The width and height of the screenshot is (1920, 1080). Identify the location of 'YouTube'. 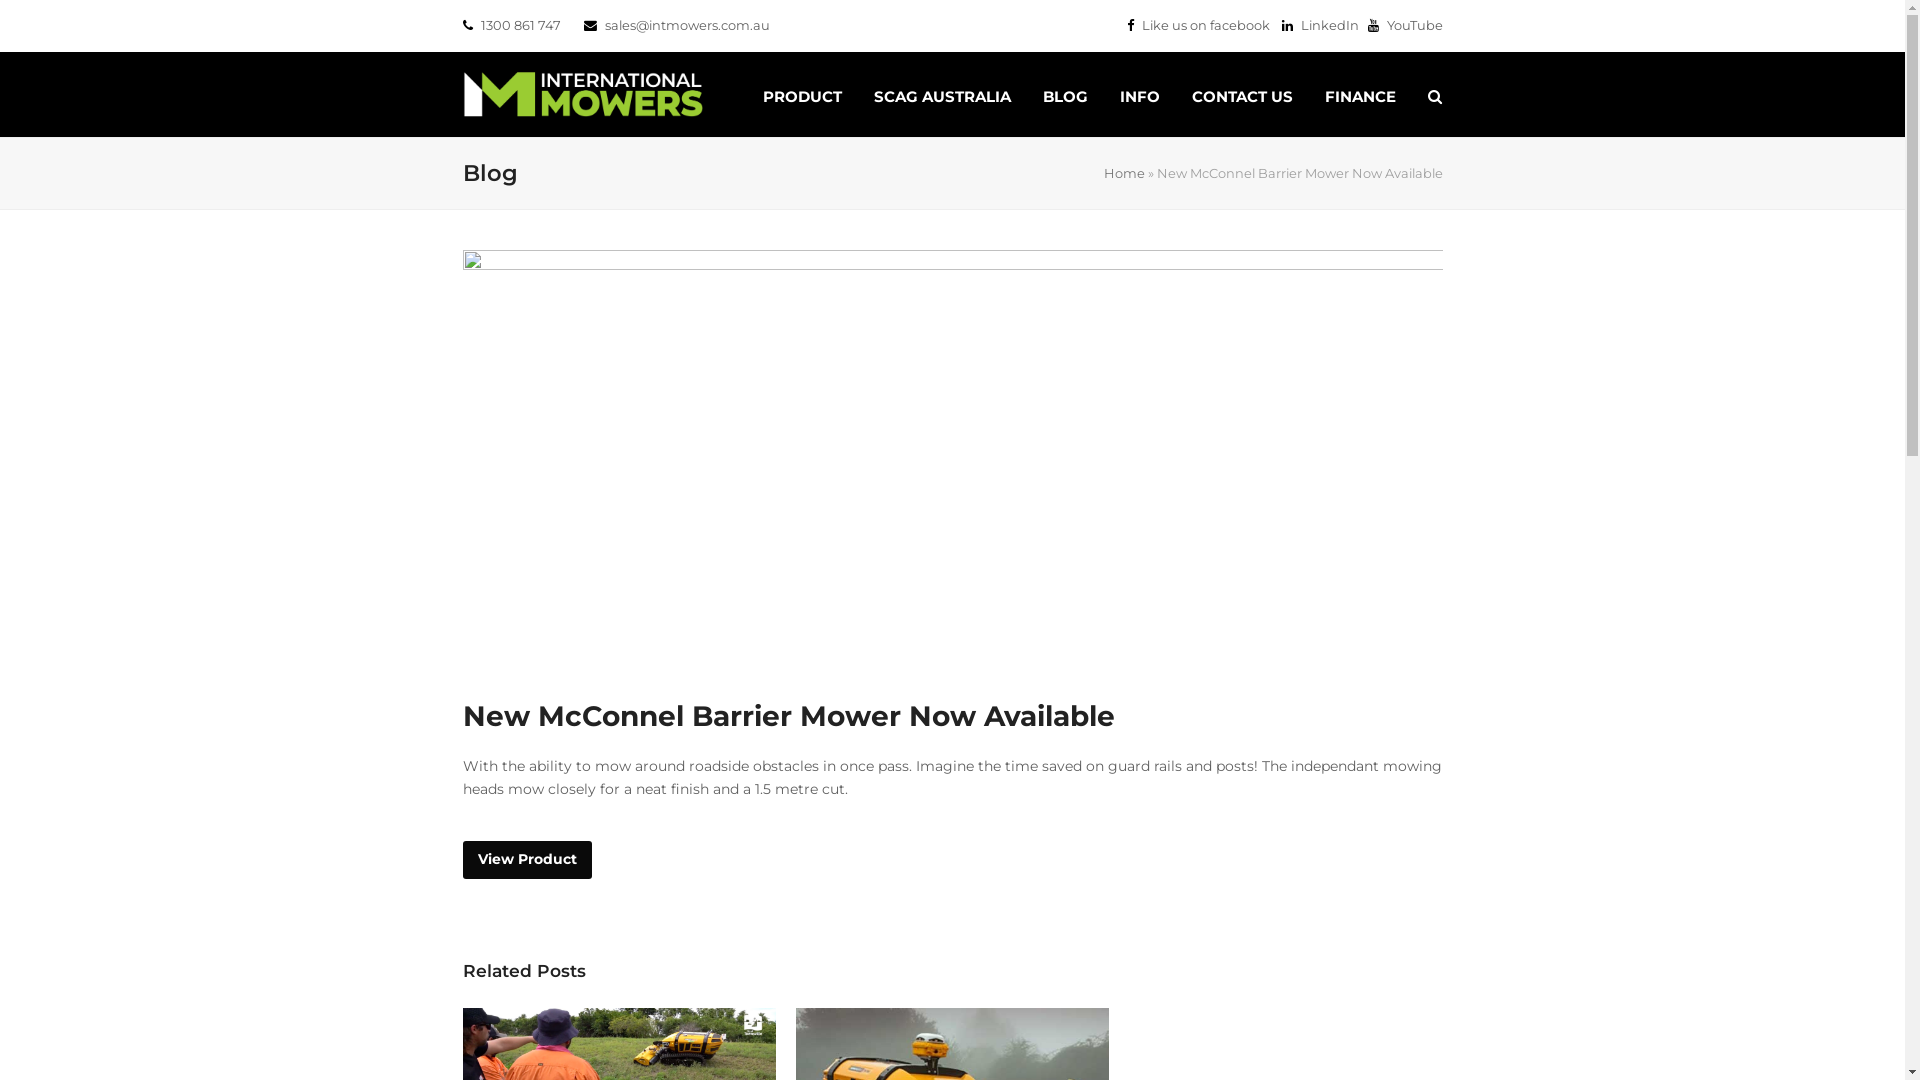
(1404, 24).